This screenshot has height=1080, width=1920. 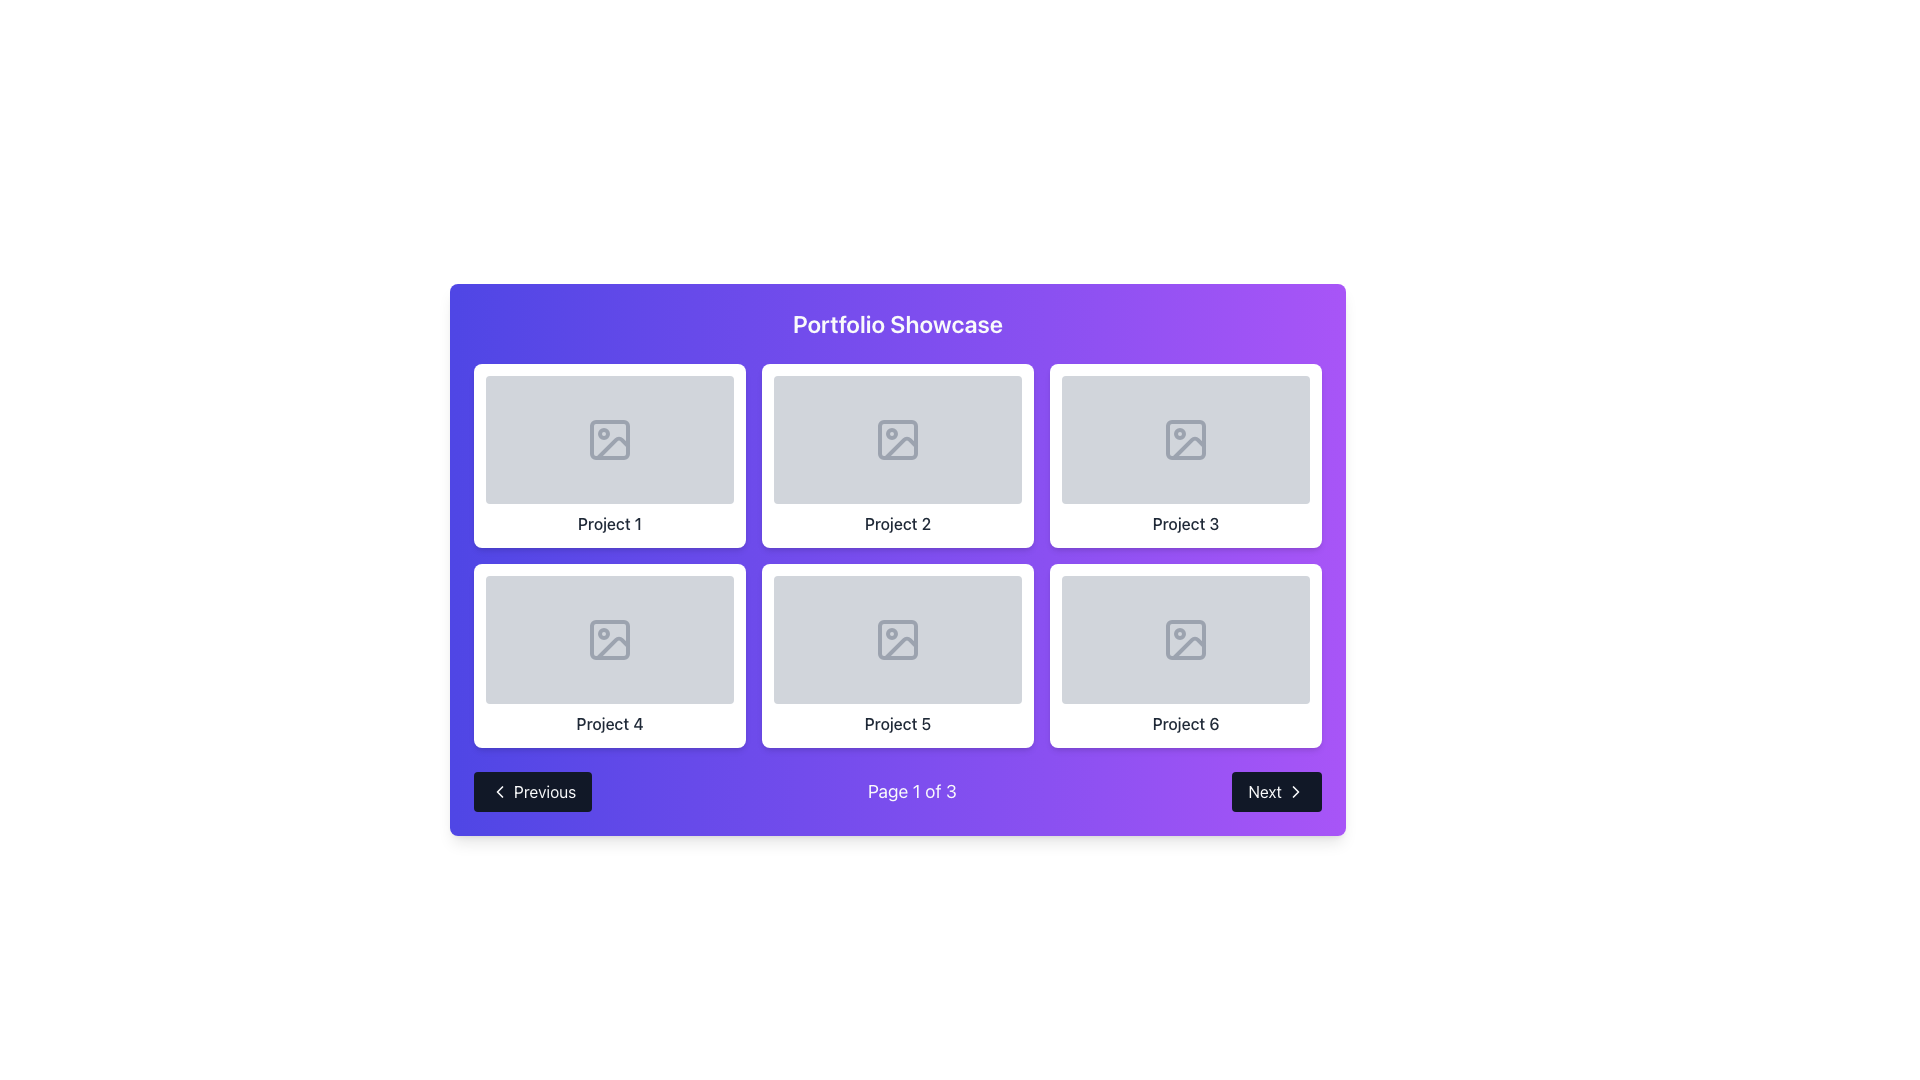 I want to click on the 'Previous' button, which has a dark background and rounded corners, so click(x=533, y=790).